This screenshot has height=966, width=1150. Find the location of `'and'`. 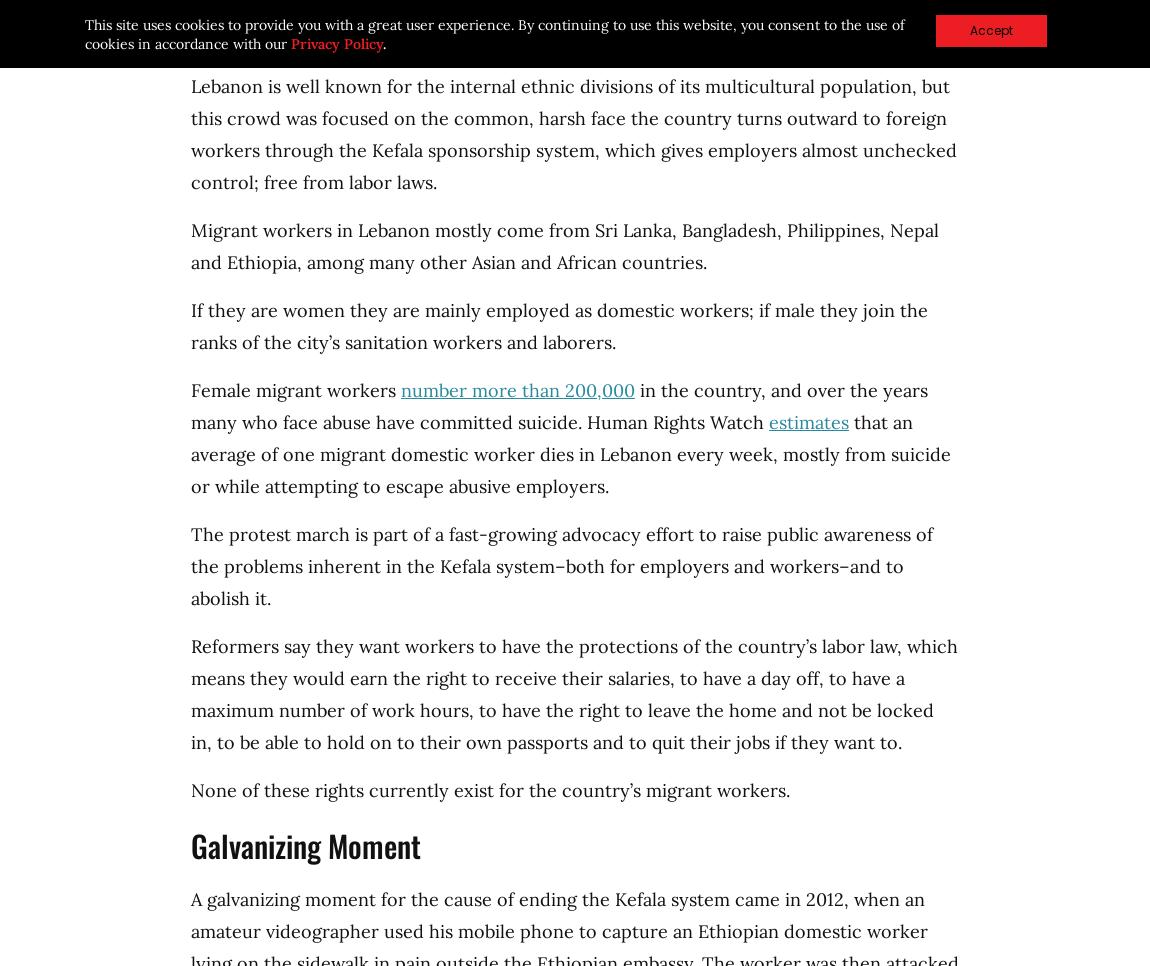

'and' is located at coordinates (207, 262).